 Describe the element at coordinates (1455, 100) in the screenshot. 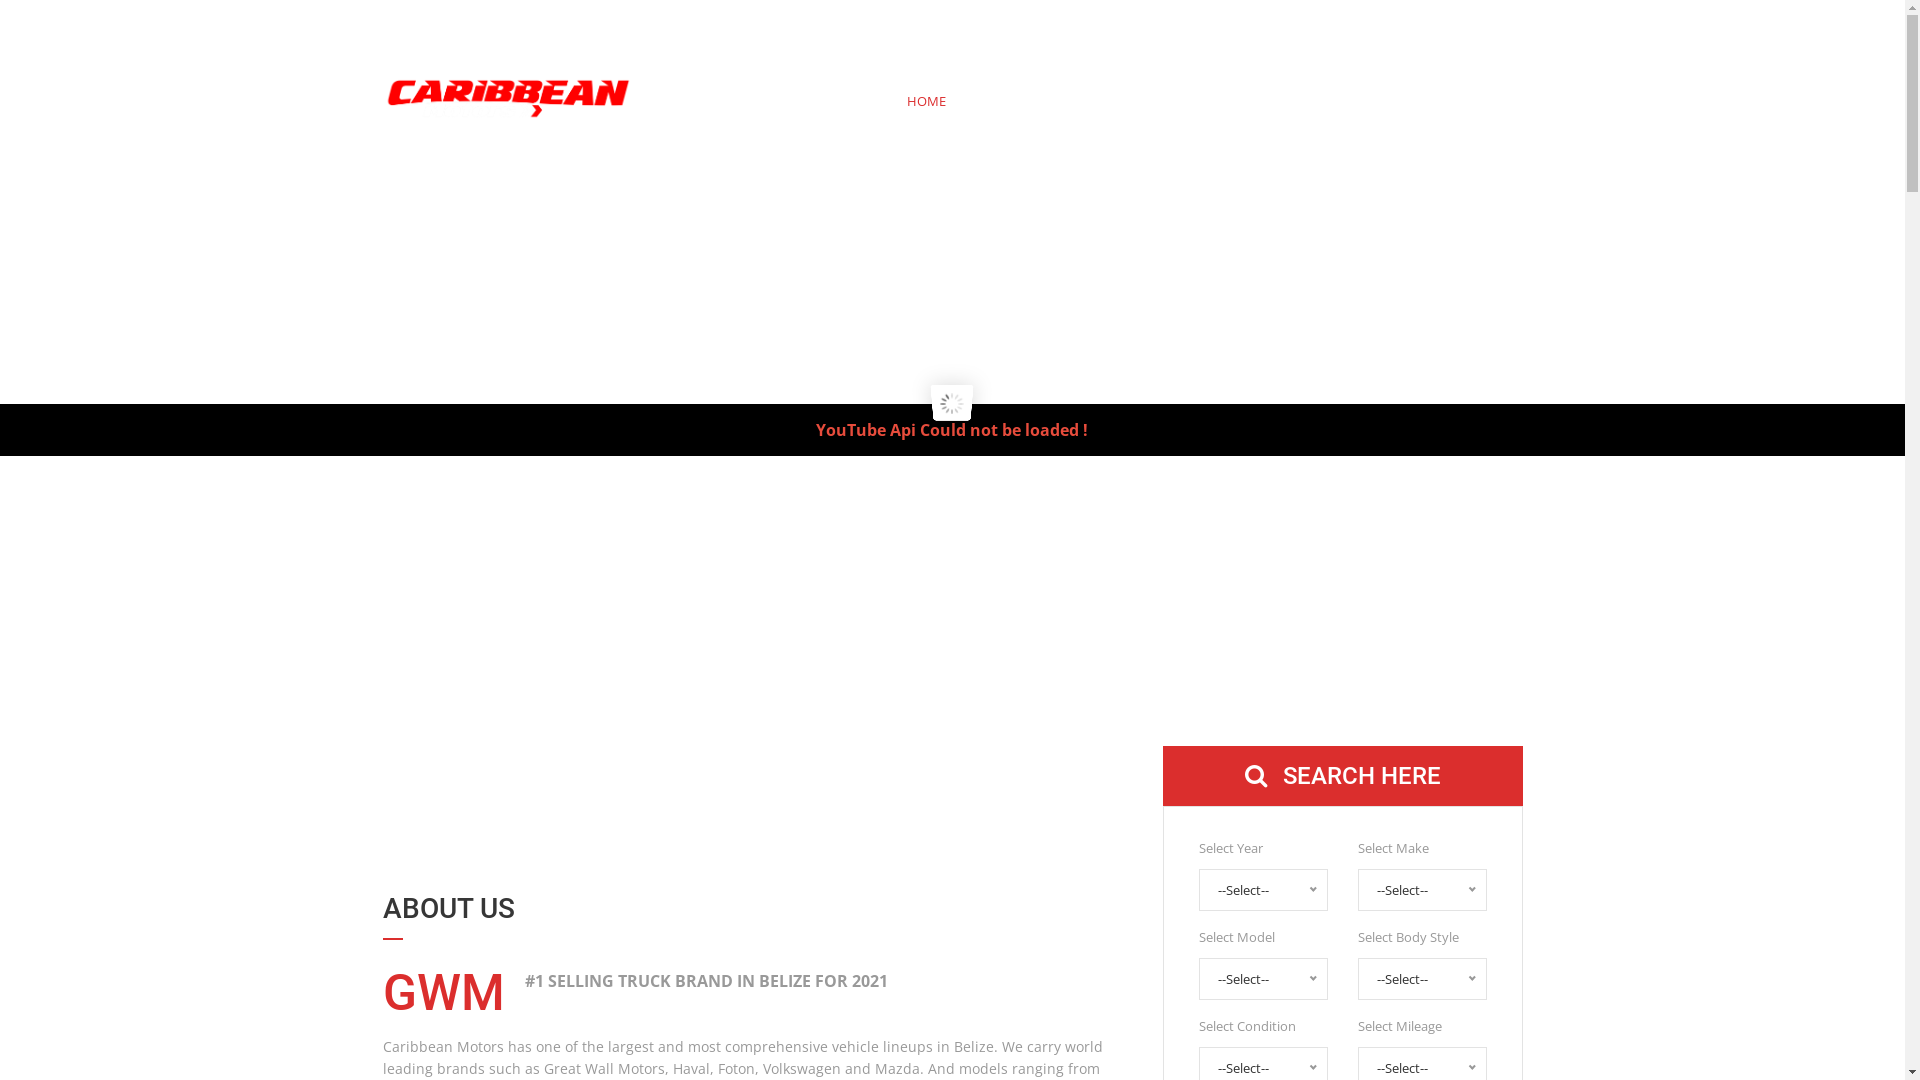

I see `'CONTACT'` at that location.